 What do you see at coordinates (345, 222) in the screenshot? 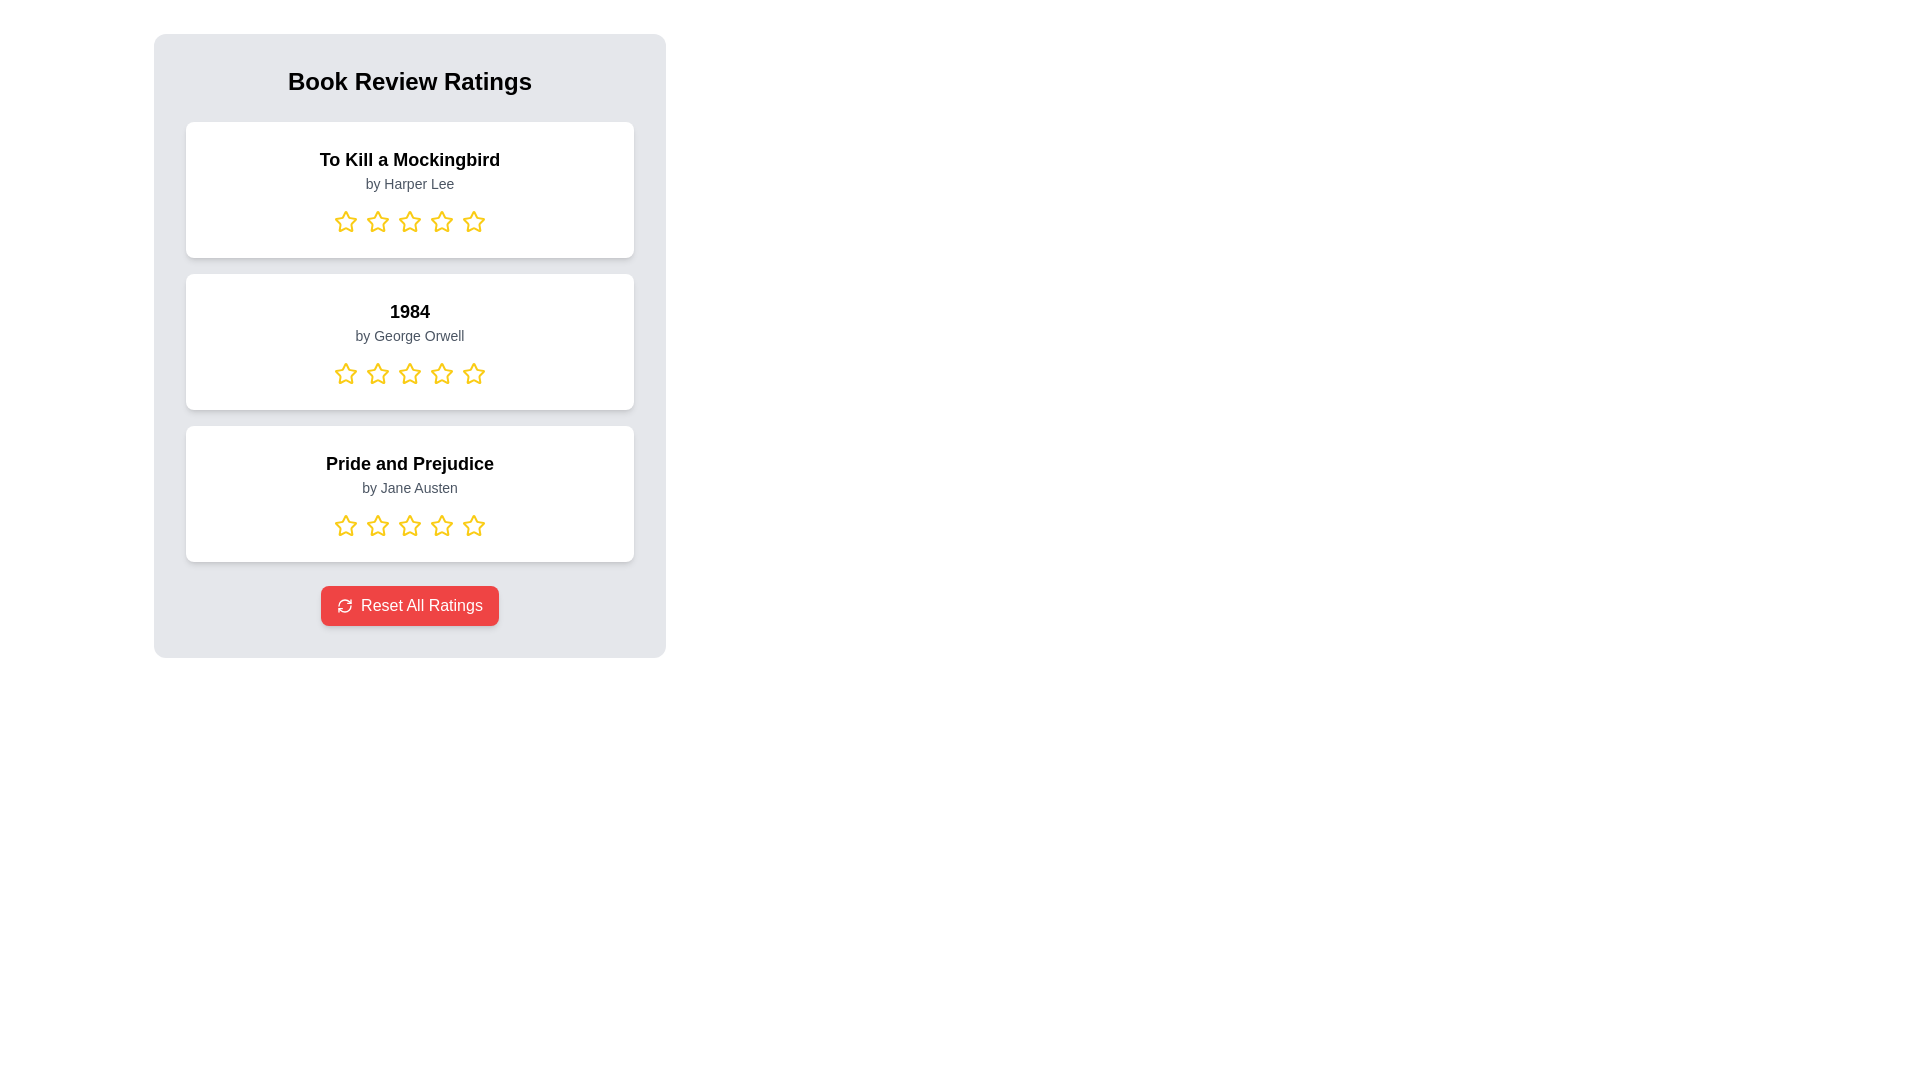
I see `the rating for a book by selecting 1 stars for the book titled To Kill a Mockingbird` at bounding box center [345, 222].